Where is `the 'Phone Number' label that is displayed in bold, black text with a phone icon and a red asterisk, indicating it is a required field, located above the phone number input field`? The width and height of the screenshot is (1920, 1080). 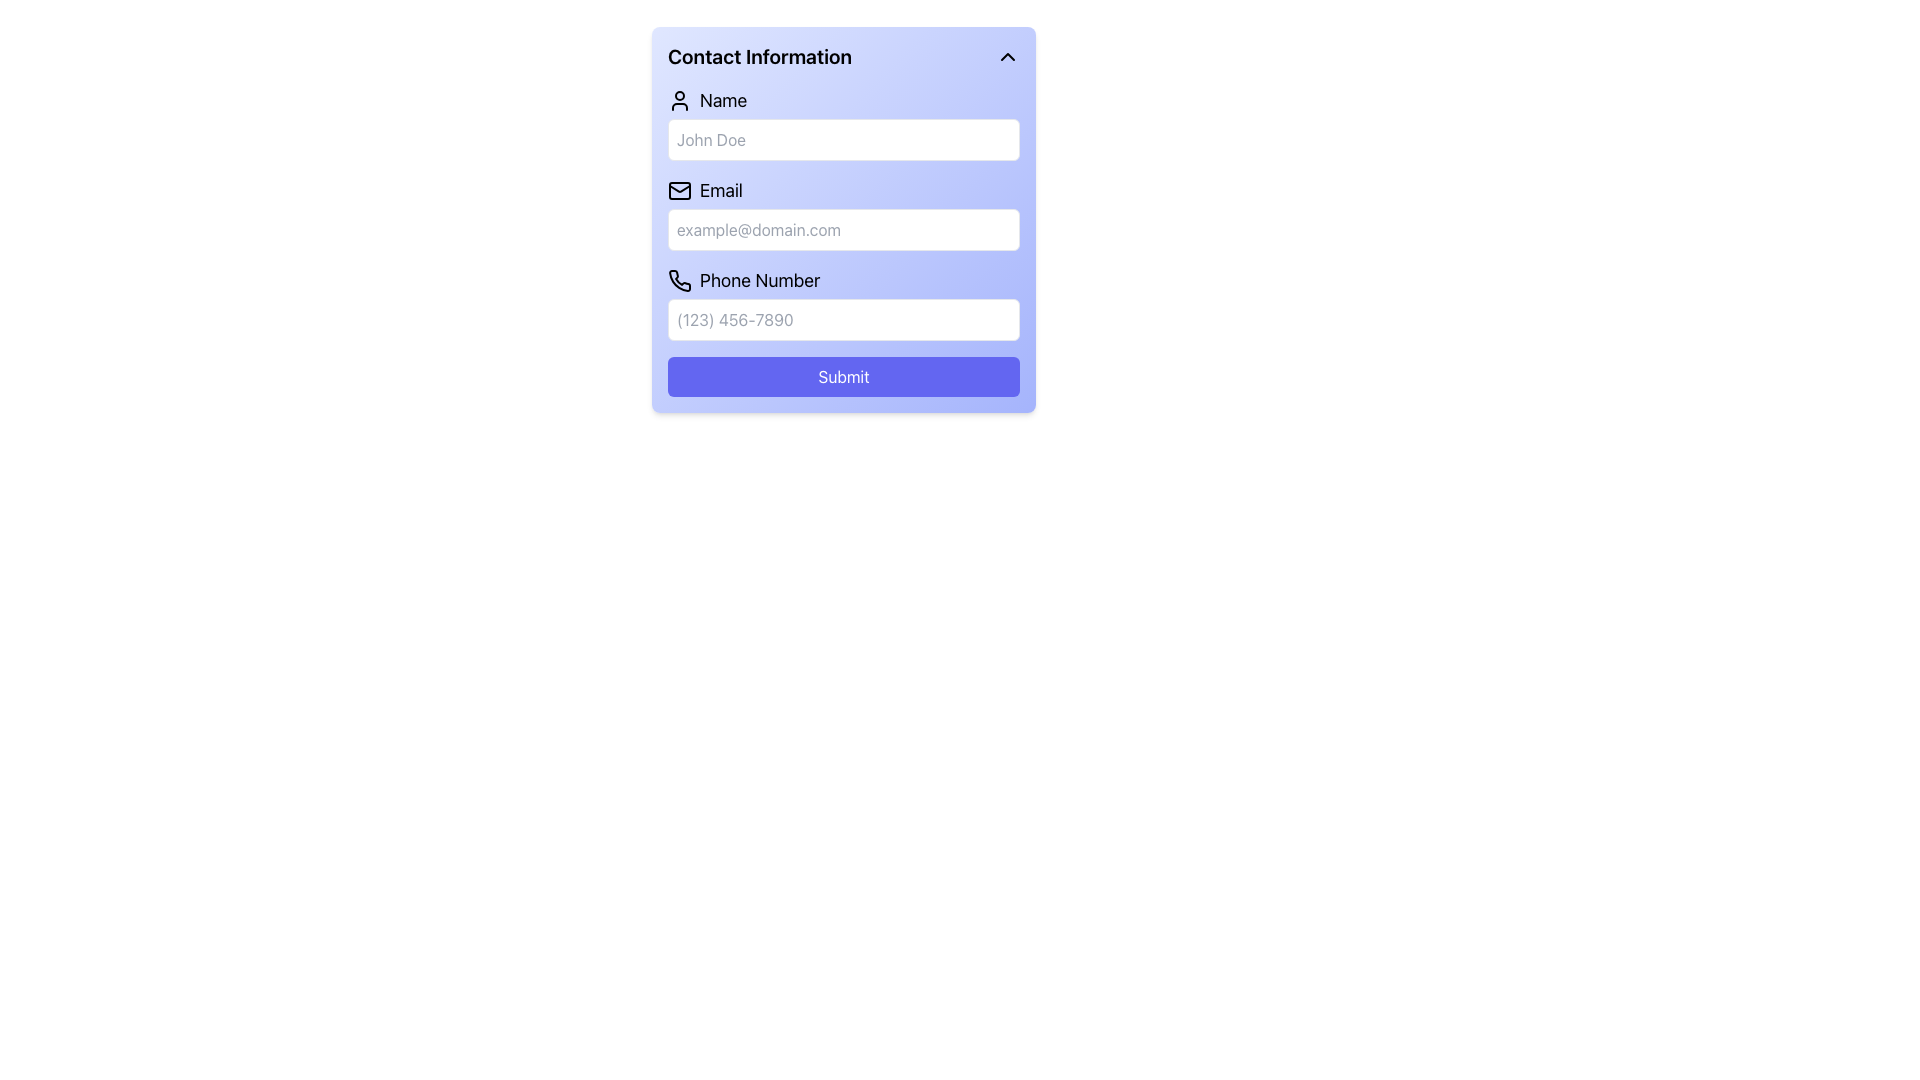 the 'Phone Number' label that is displayed in bold, black text with a phone icon and a red asterisk, indicating it is a required field, located above the phone number input field is located at coordinates (844, 281).